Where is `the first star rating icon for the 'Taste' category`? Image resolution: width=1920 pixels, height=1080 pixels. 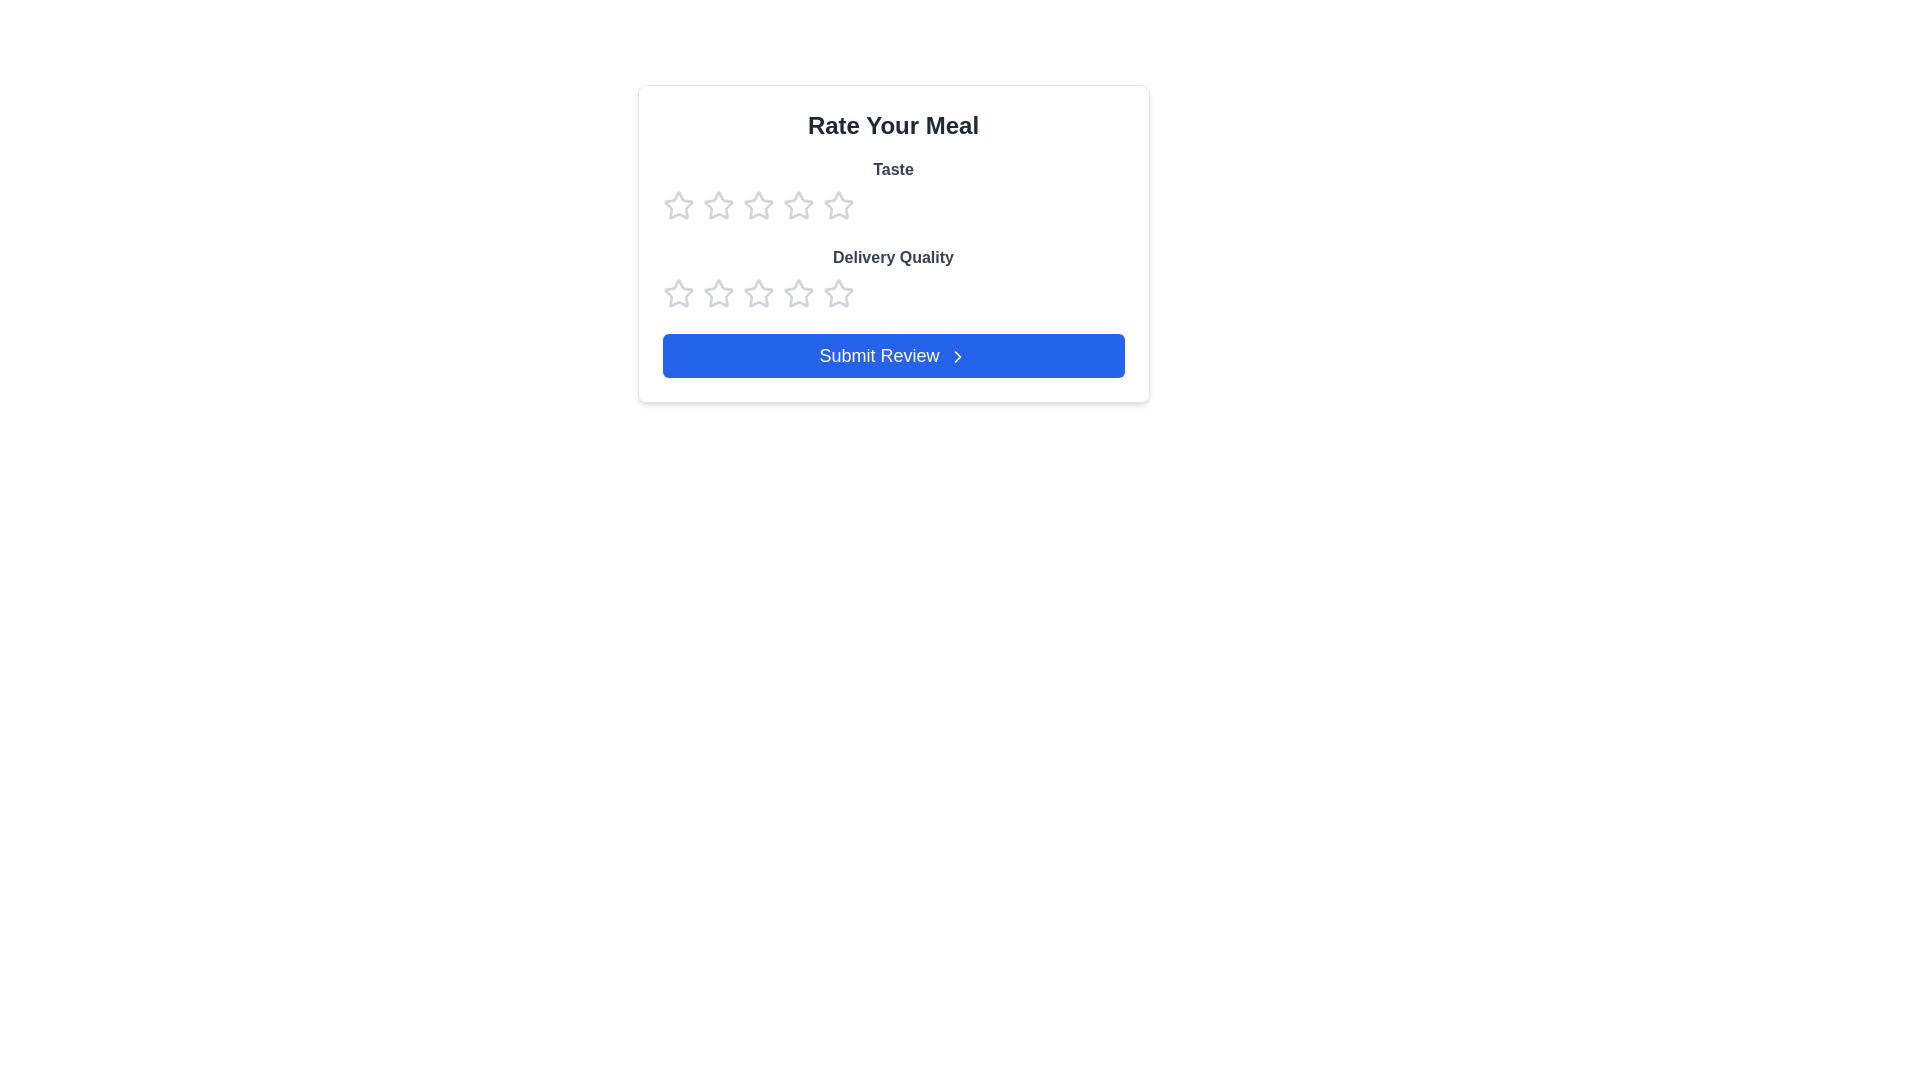
the first star rating icon for the 'Taste' category is located at coordinates (678, 205).